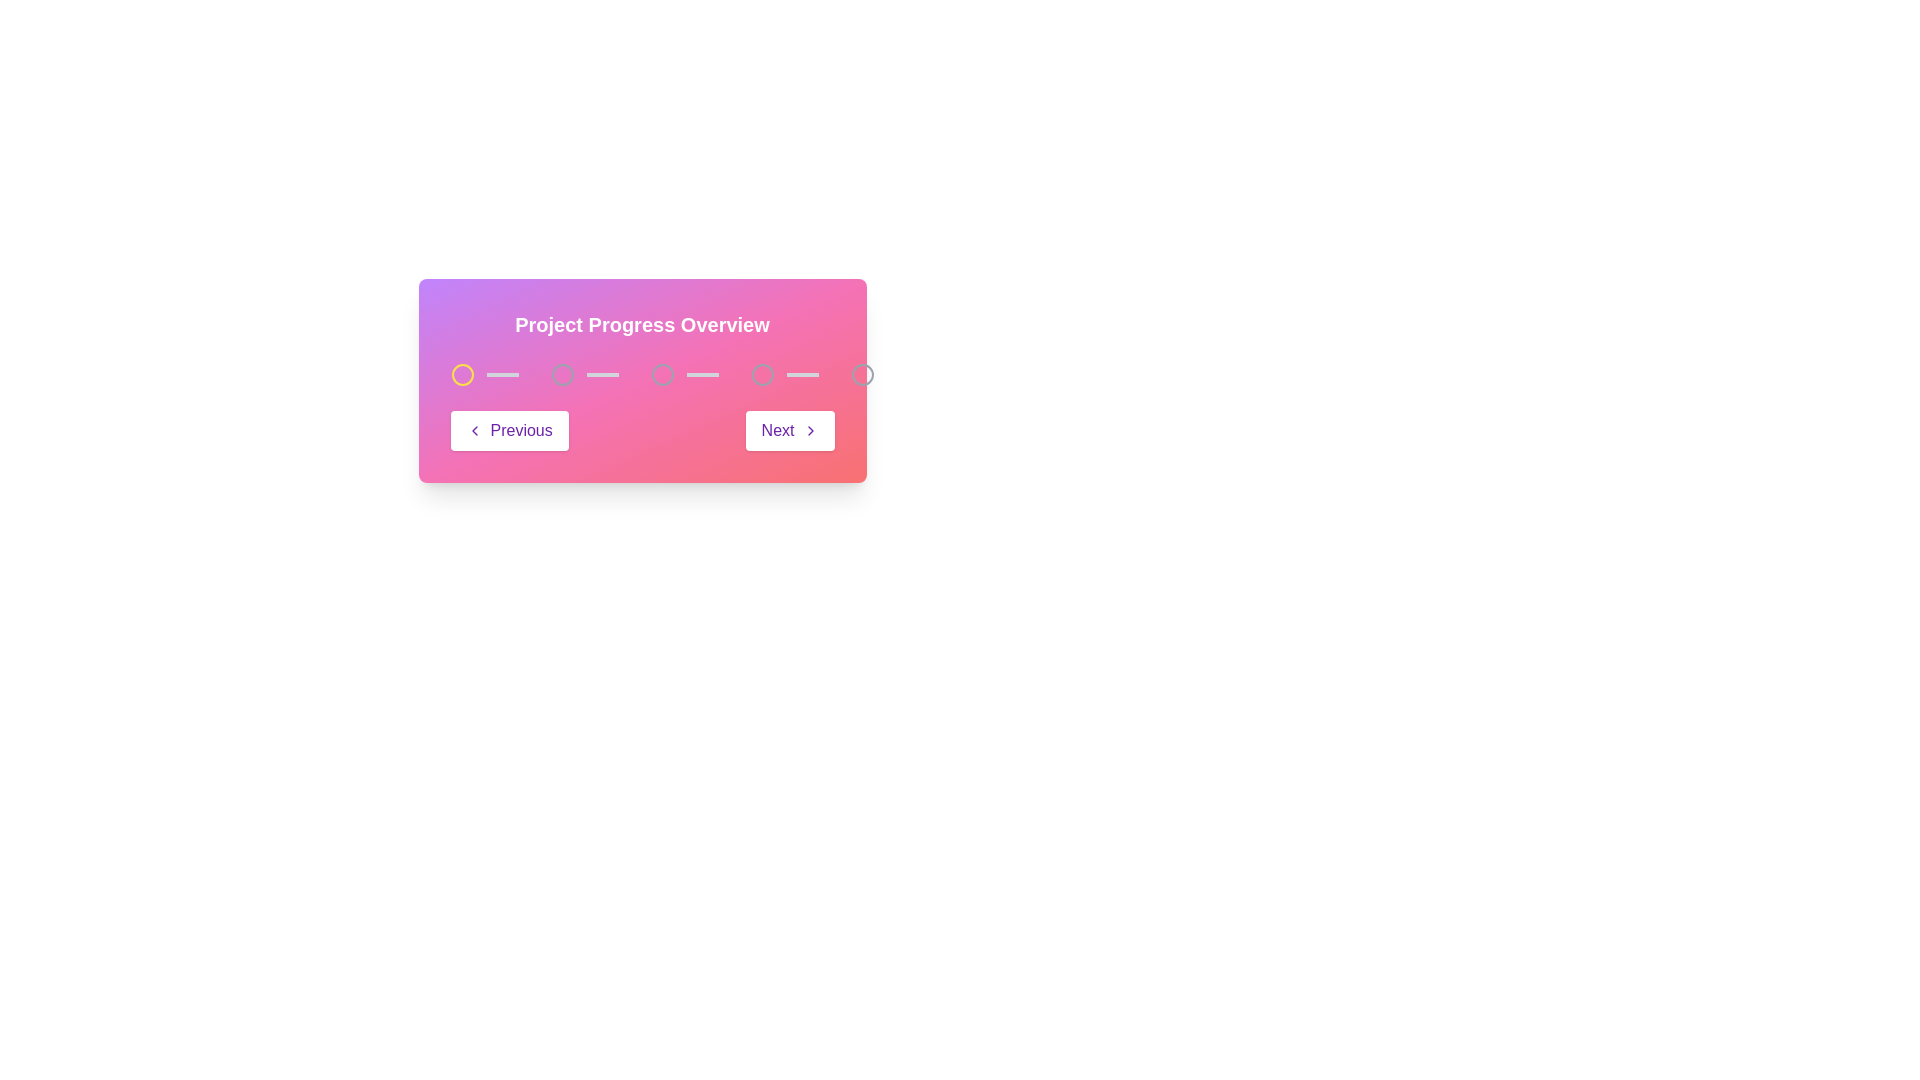 The image size is (1920, 1080). I want to click on the last circular Progress indicator located at the far right of the progression tracker to interact with it, so click(862, 374).